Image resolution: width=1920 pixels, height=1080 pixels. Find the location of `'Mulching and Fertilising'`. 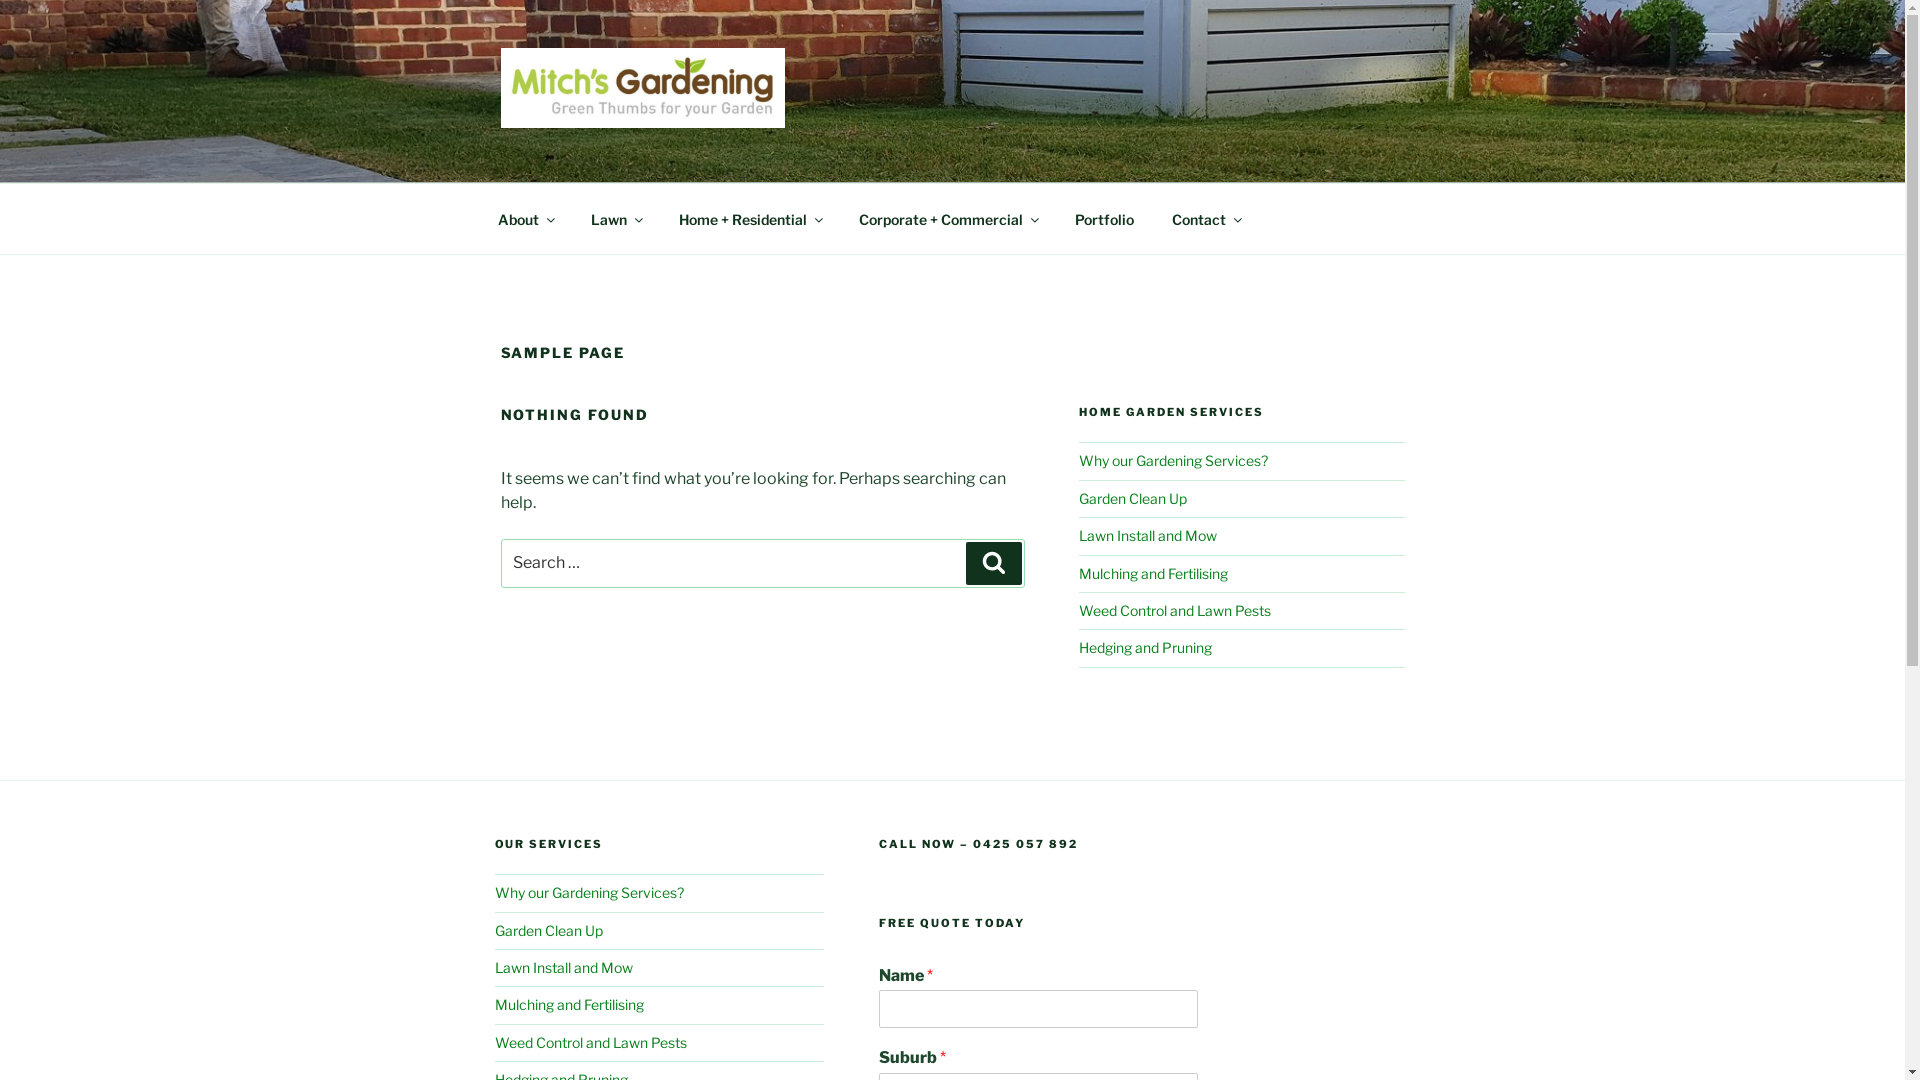

'Mulching and Fertilising' is located at coordinates (567, 1004).